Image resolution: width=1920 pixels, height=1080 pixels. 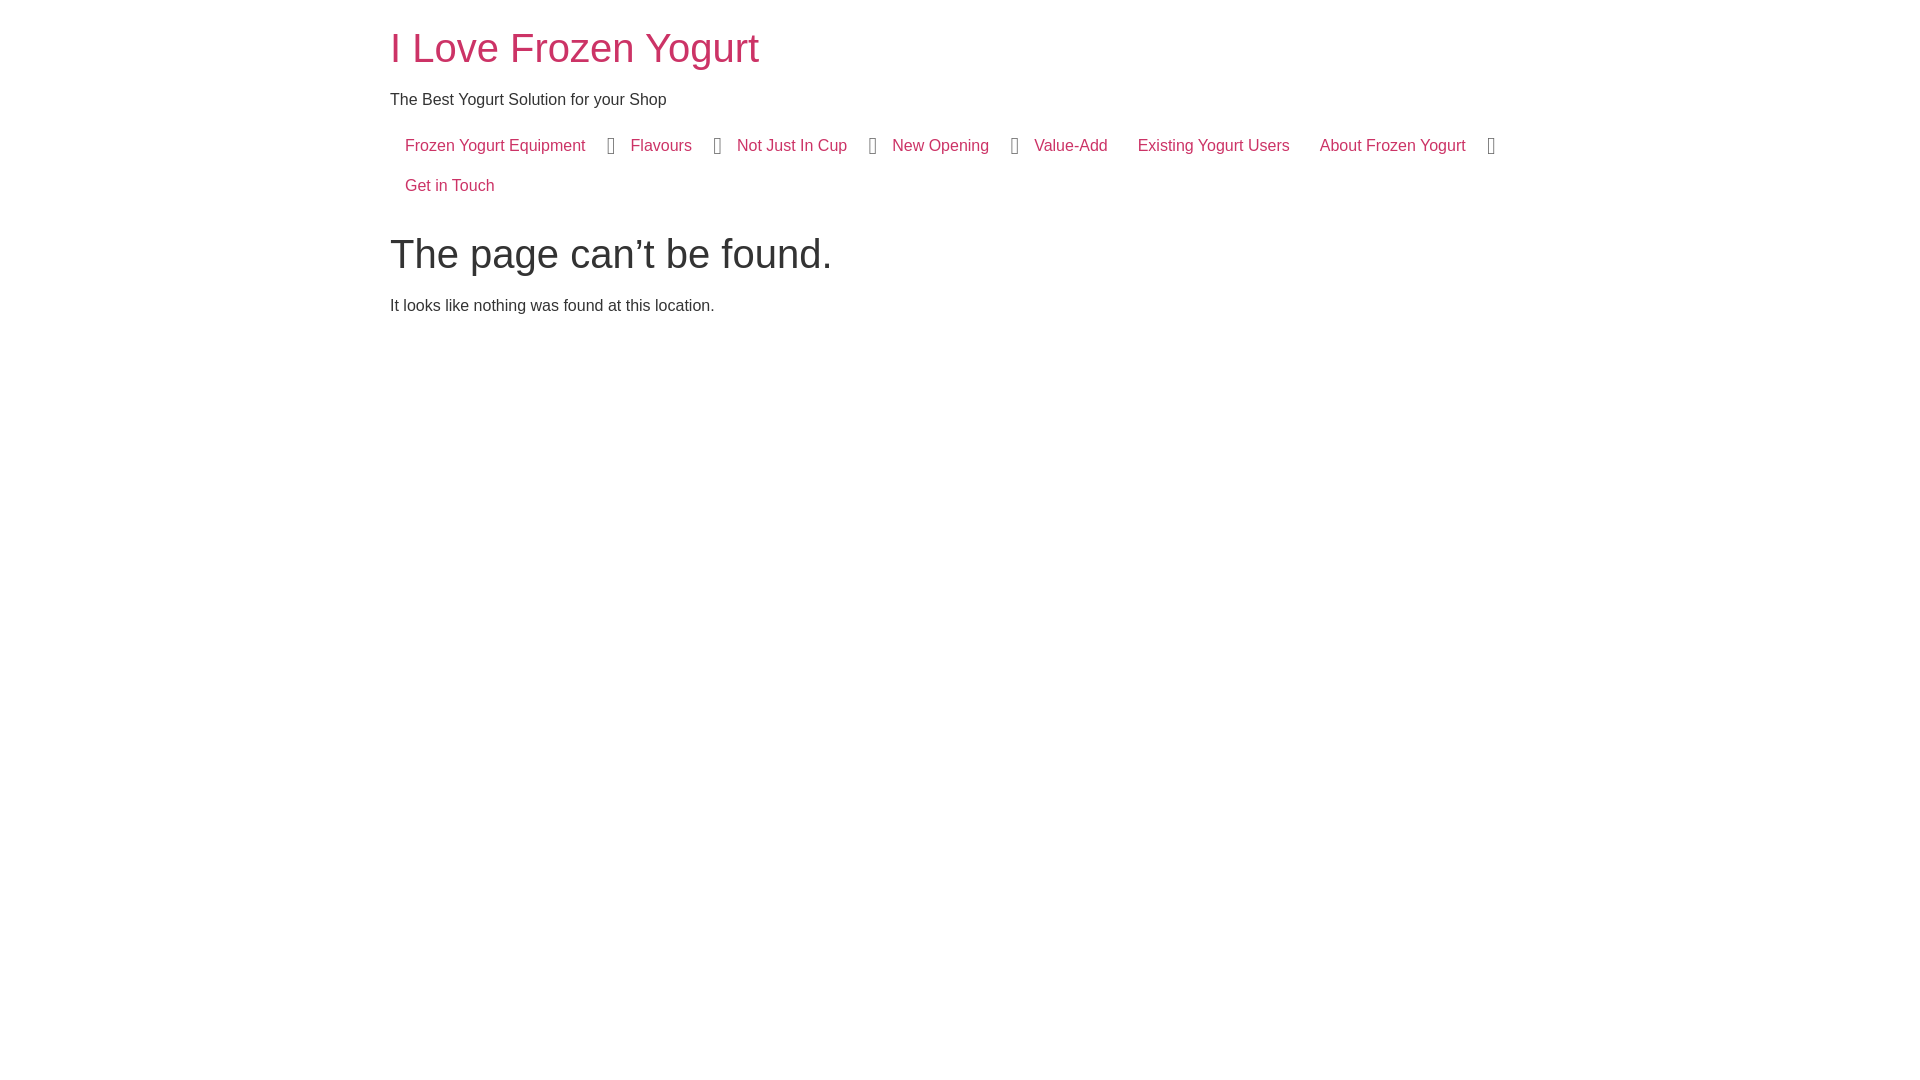 I want to click on 'Existing Yogurt Users', so click(x=1123, y=145).